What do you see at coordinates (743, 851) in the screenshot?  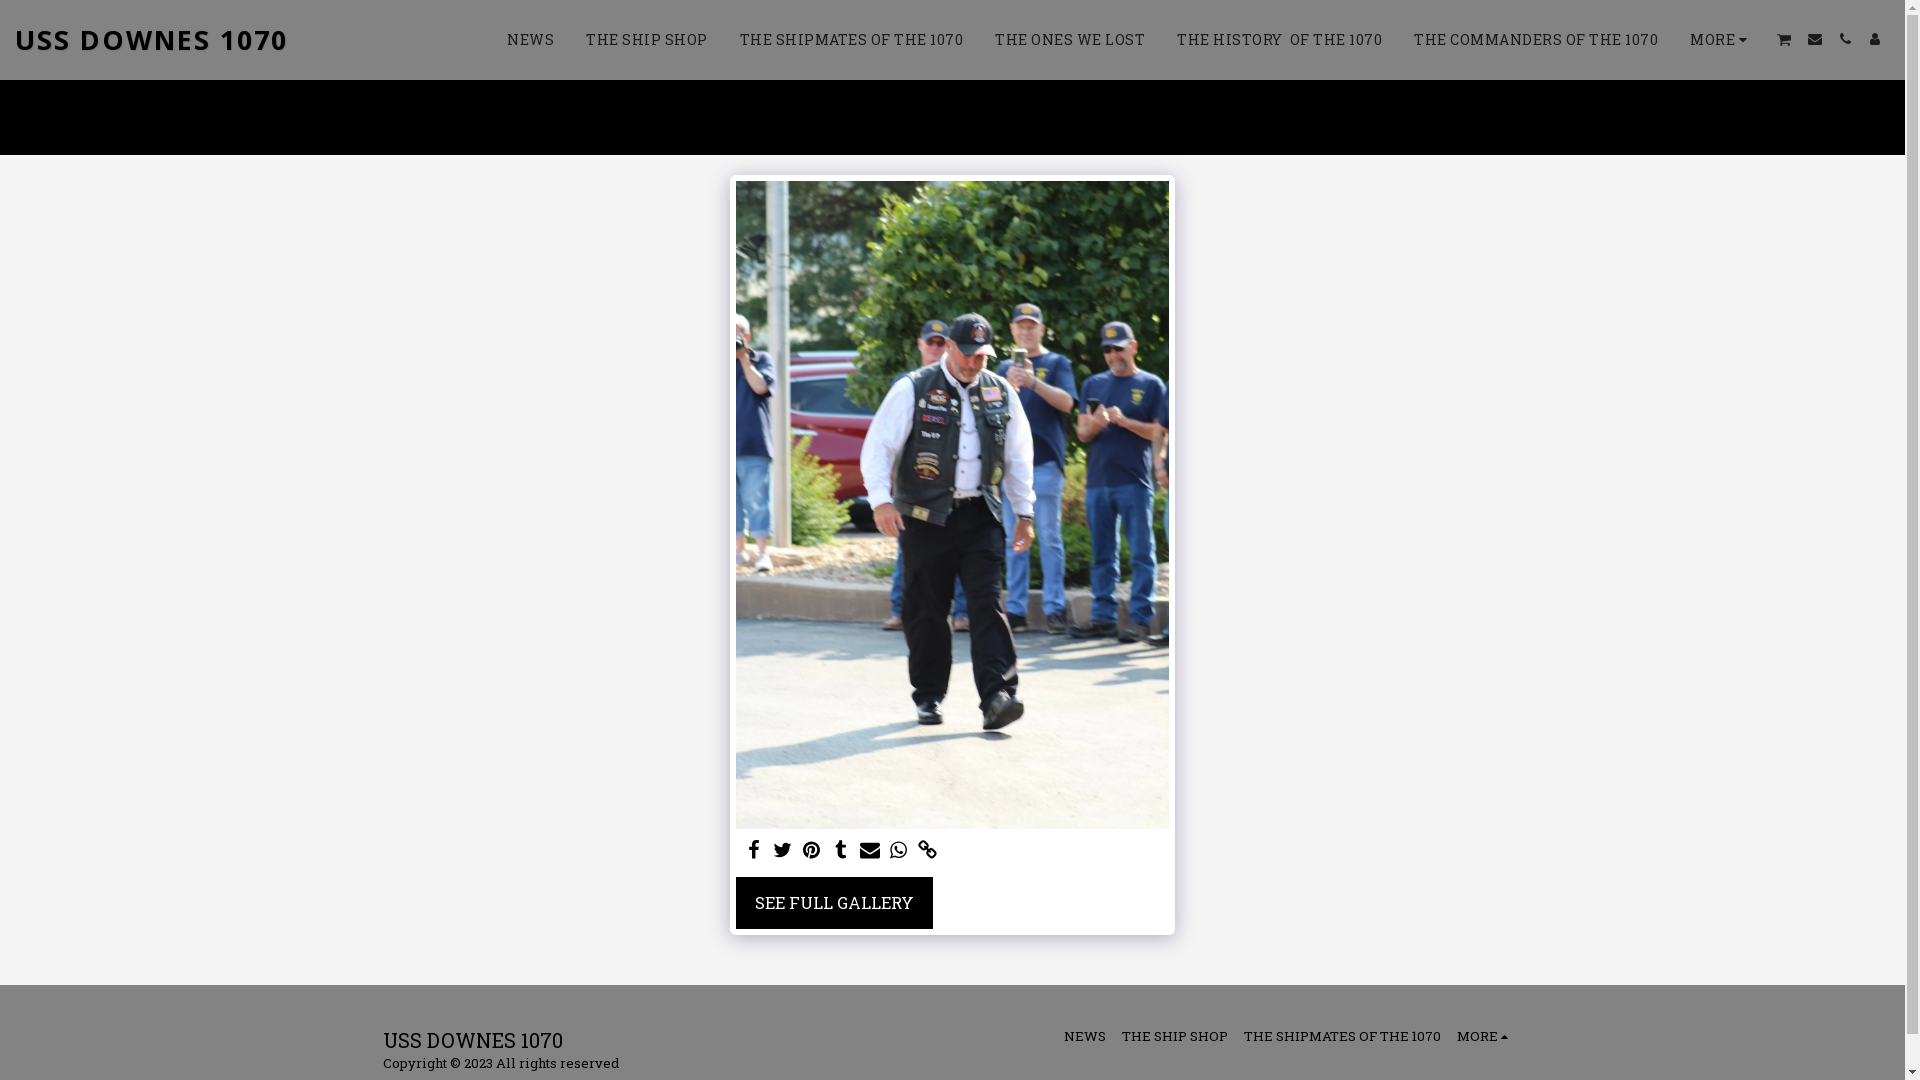 I see `'Share on Facebook'` at bounding box center [743, 851].